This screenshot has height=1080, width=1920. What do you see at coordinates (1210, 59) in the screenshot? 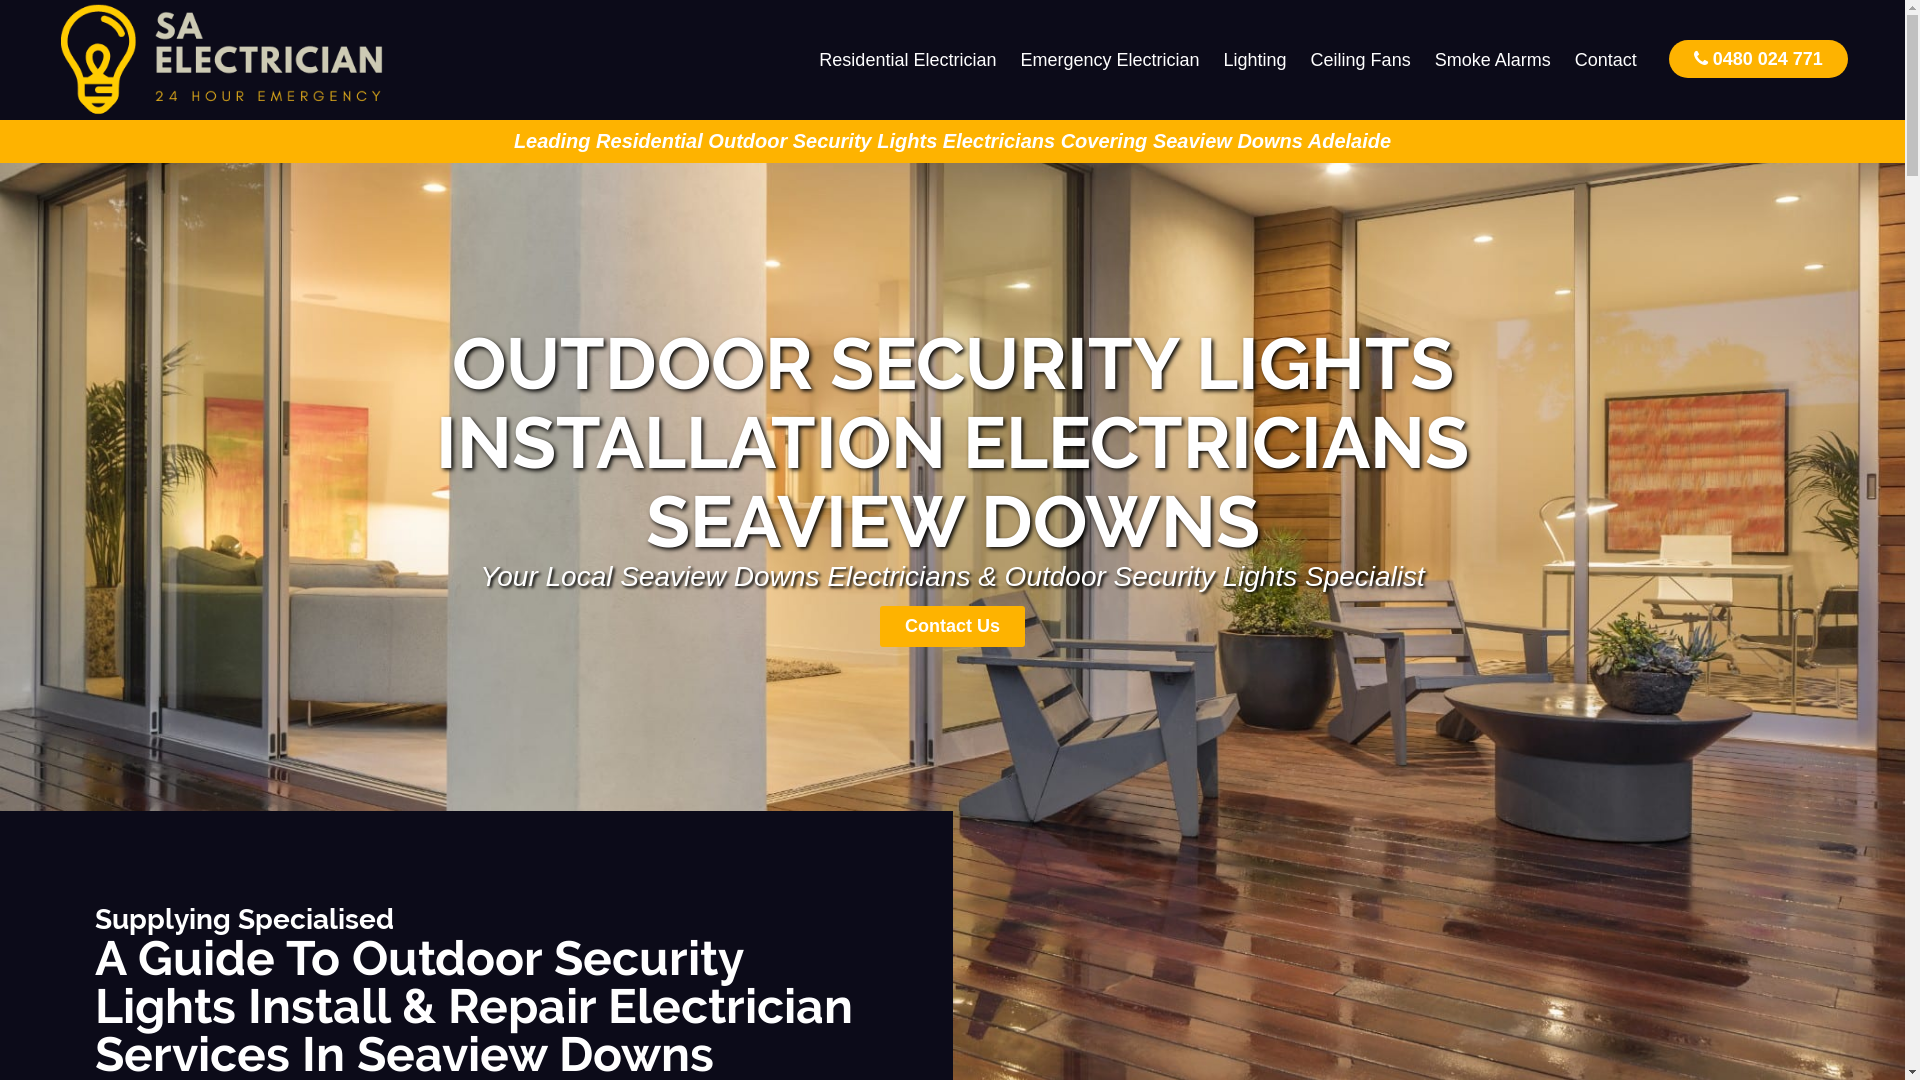
I see `'Lighting'` at bounding box center [1210, 59].